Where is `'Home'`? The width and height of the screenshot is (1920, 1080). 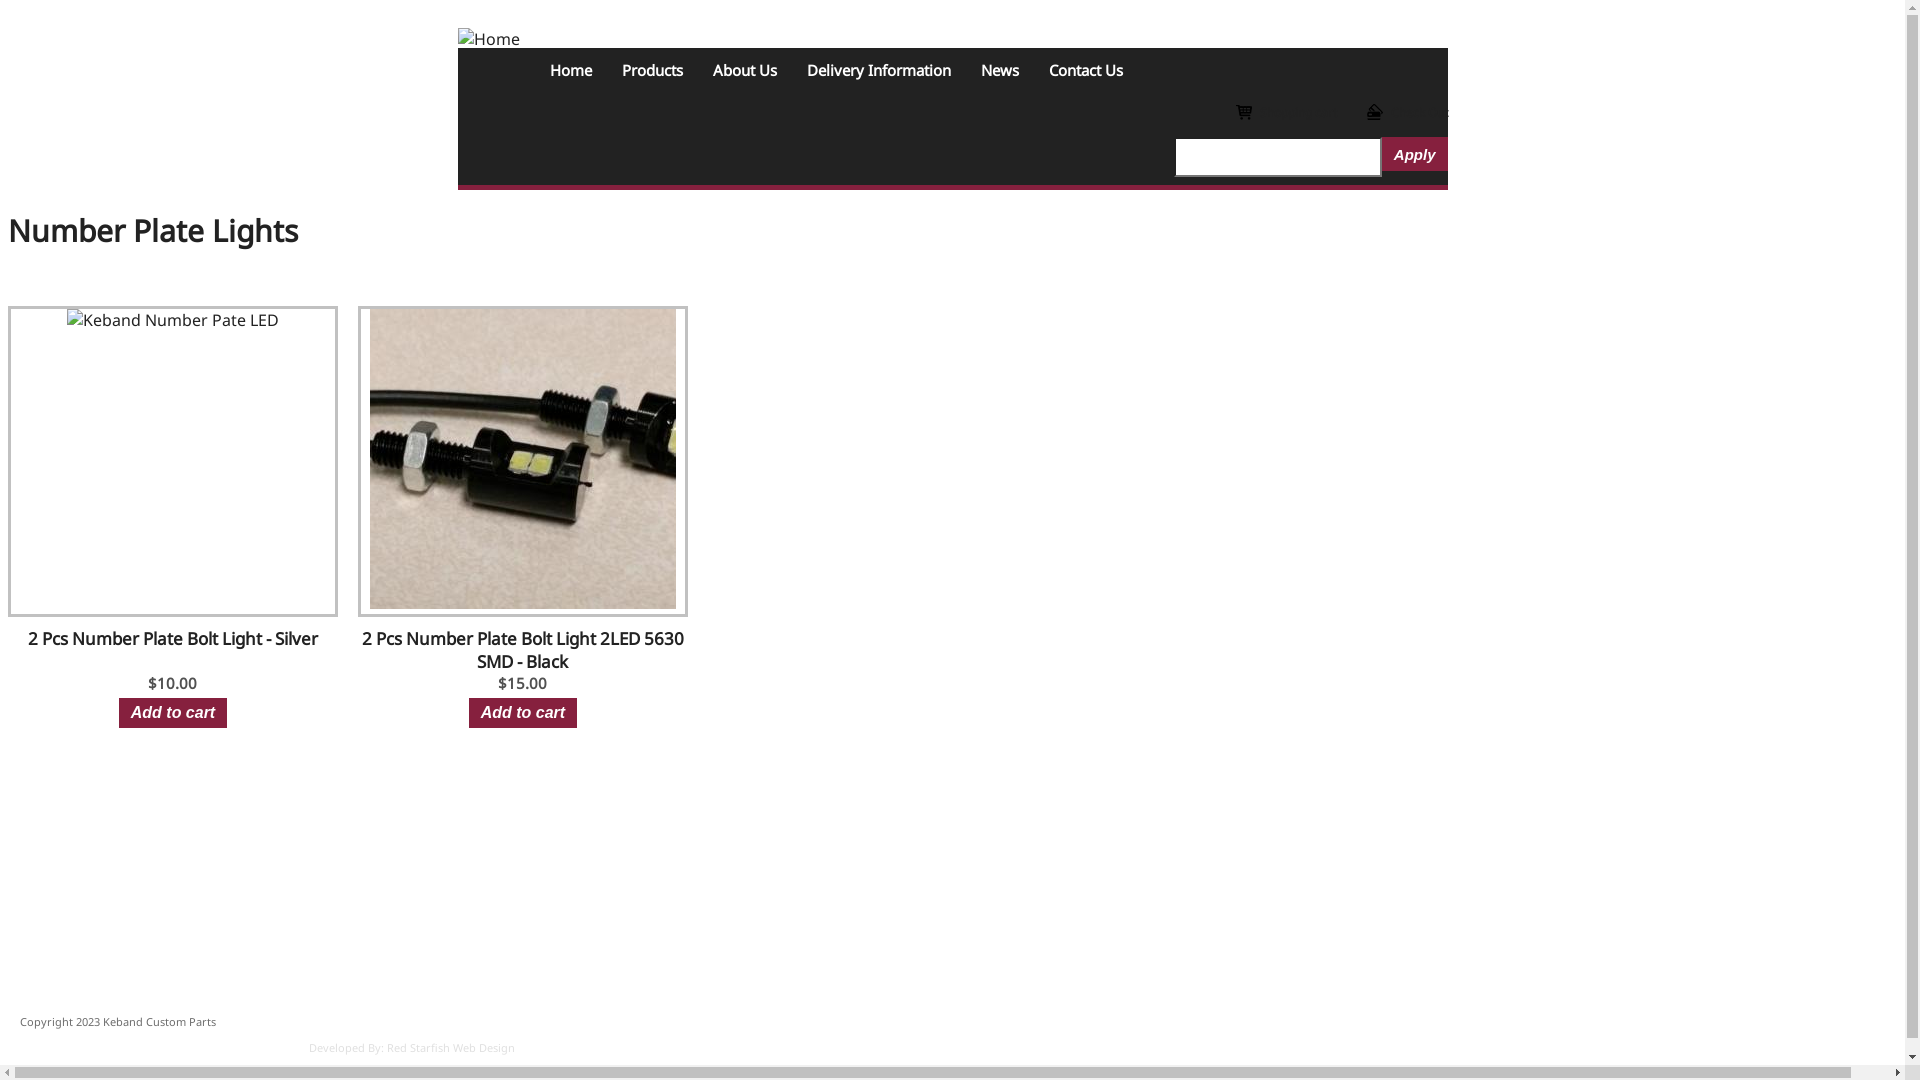
'Home' is located at coordinates (533, 68).